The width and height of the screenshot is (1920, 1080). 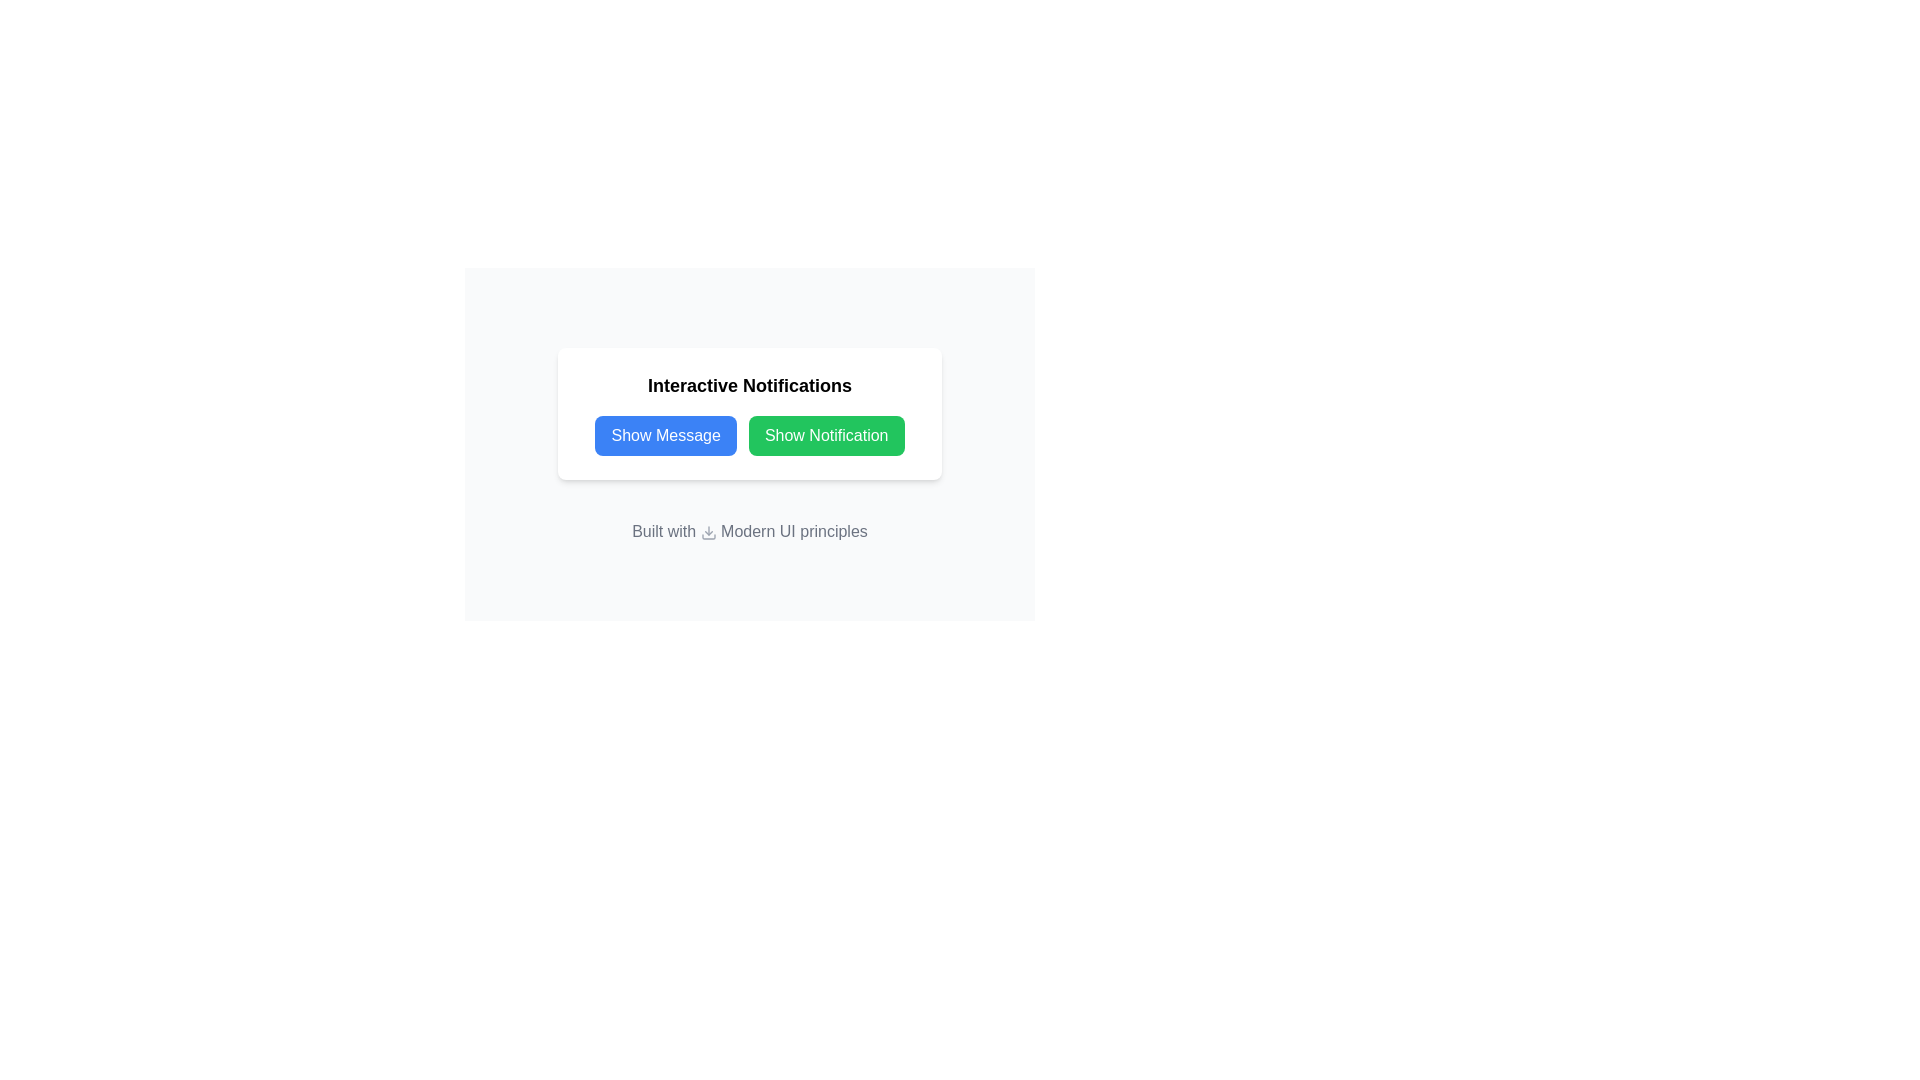 I want to click on the small download icon, which is a minimalistic gray arrow pointing downward, located to the left of the text 'Built with Modern UI principles', so click(x=708, y=531).